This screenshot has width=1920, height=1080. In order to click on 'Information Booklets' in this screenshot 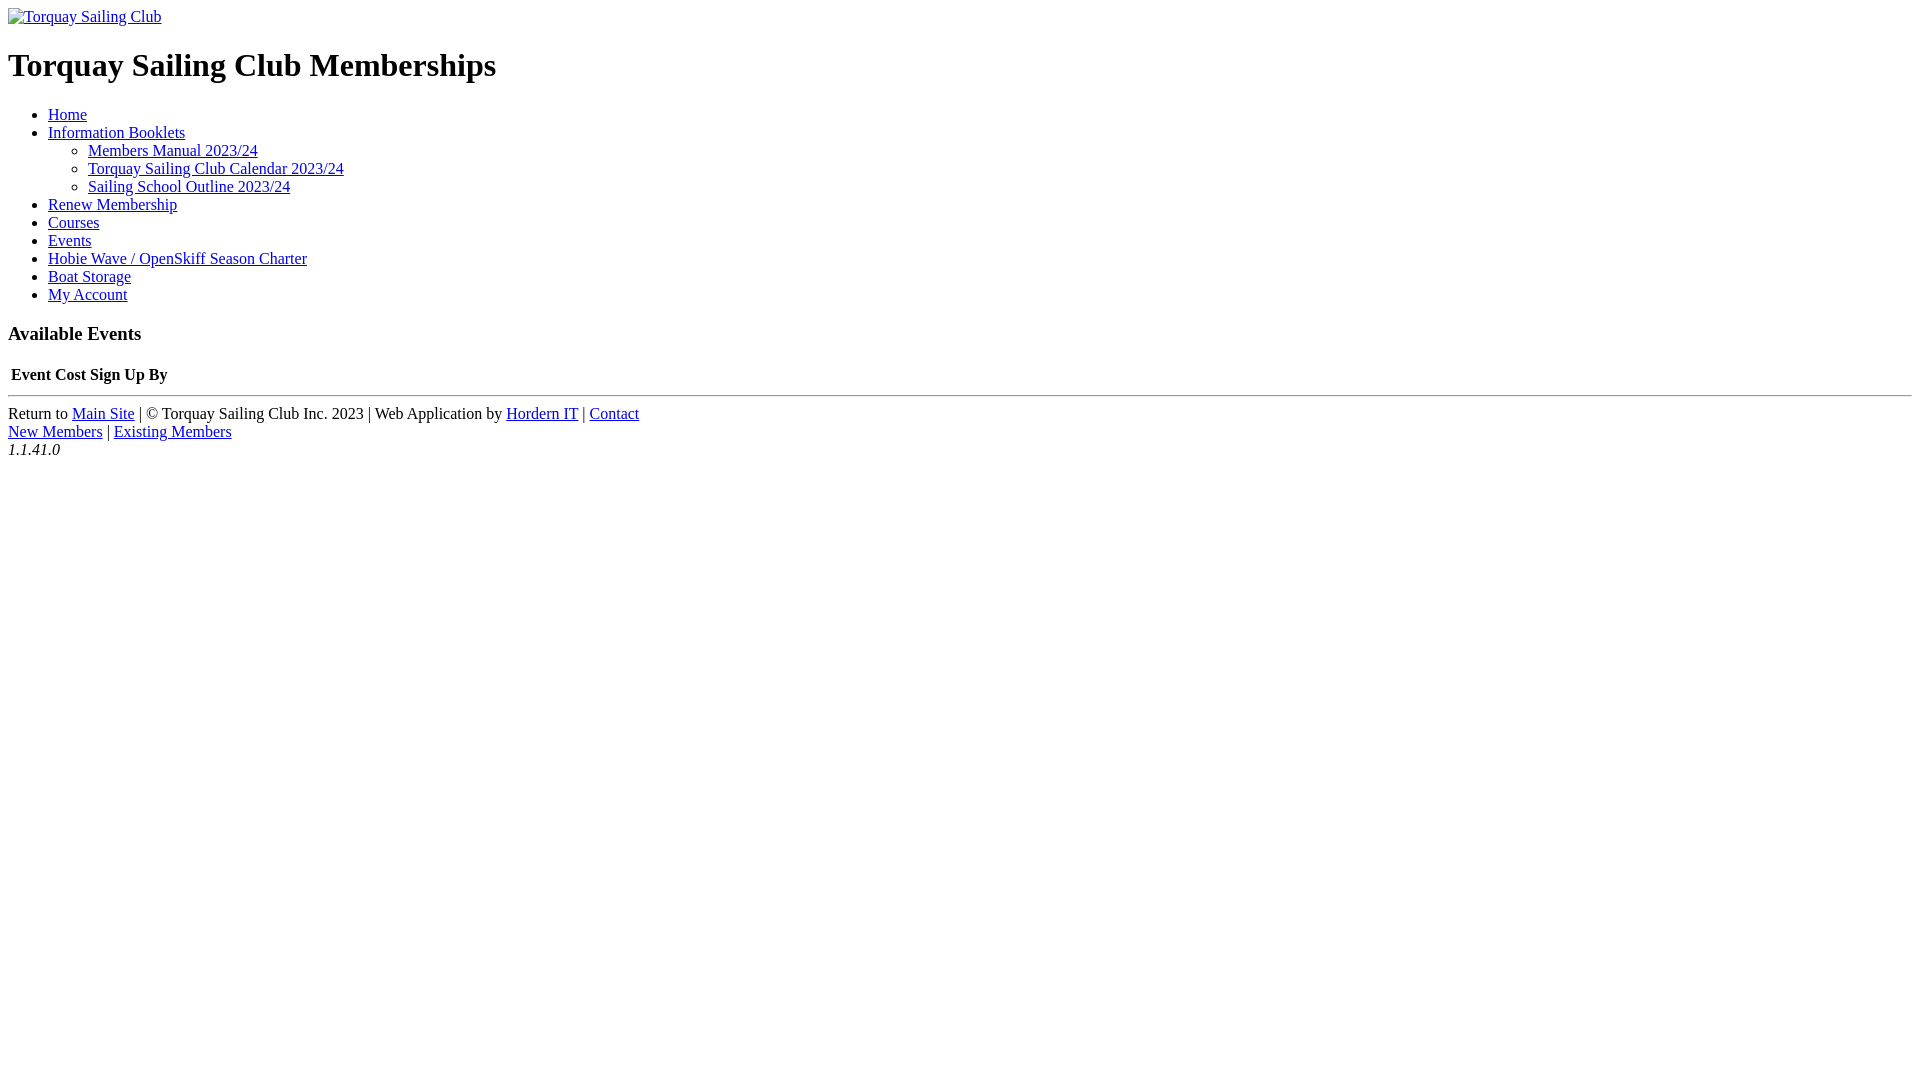, I will do `click(115, 132)`.